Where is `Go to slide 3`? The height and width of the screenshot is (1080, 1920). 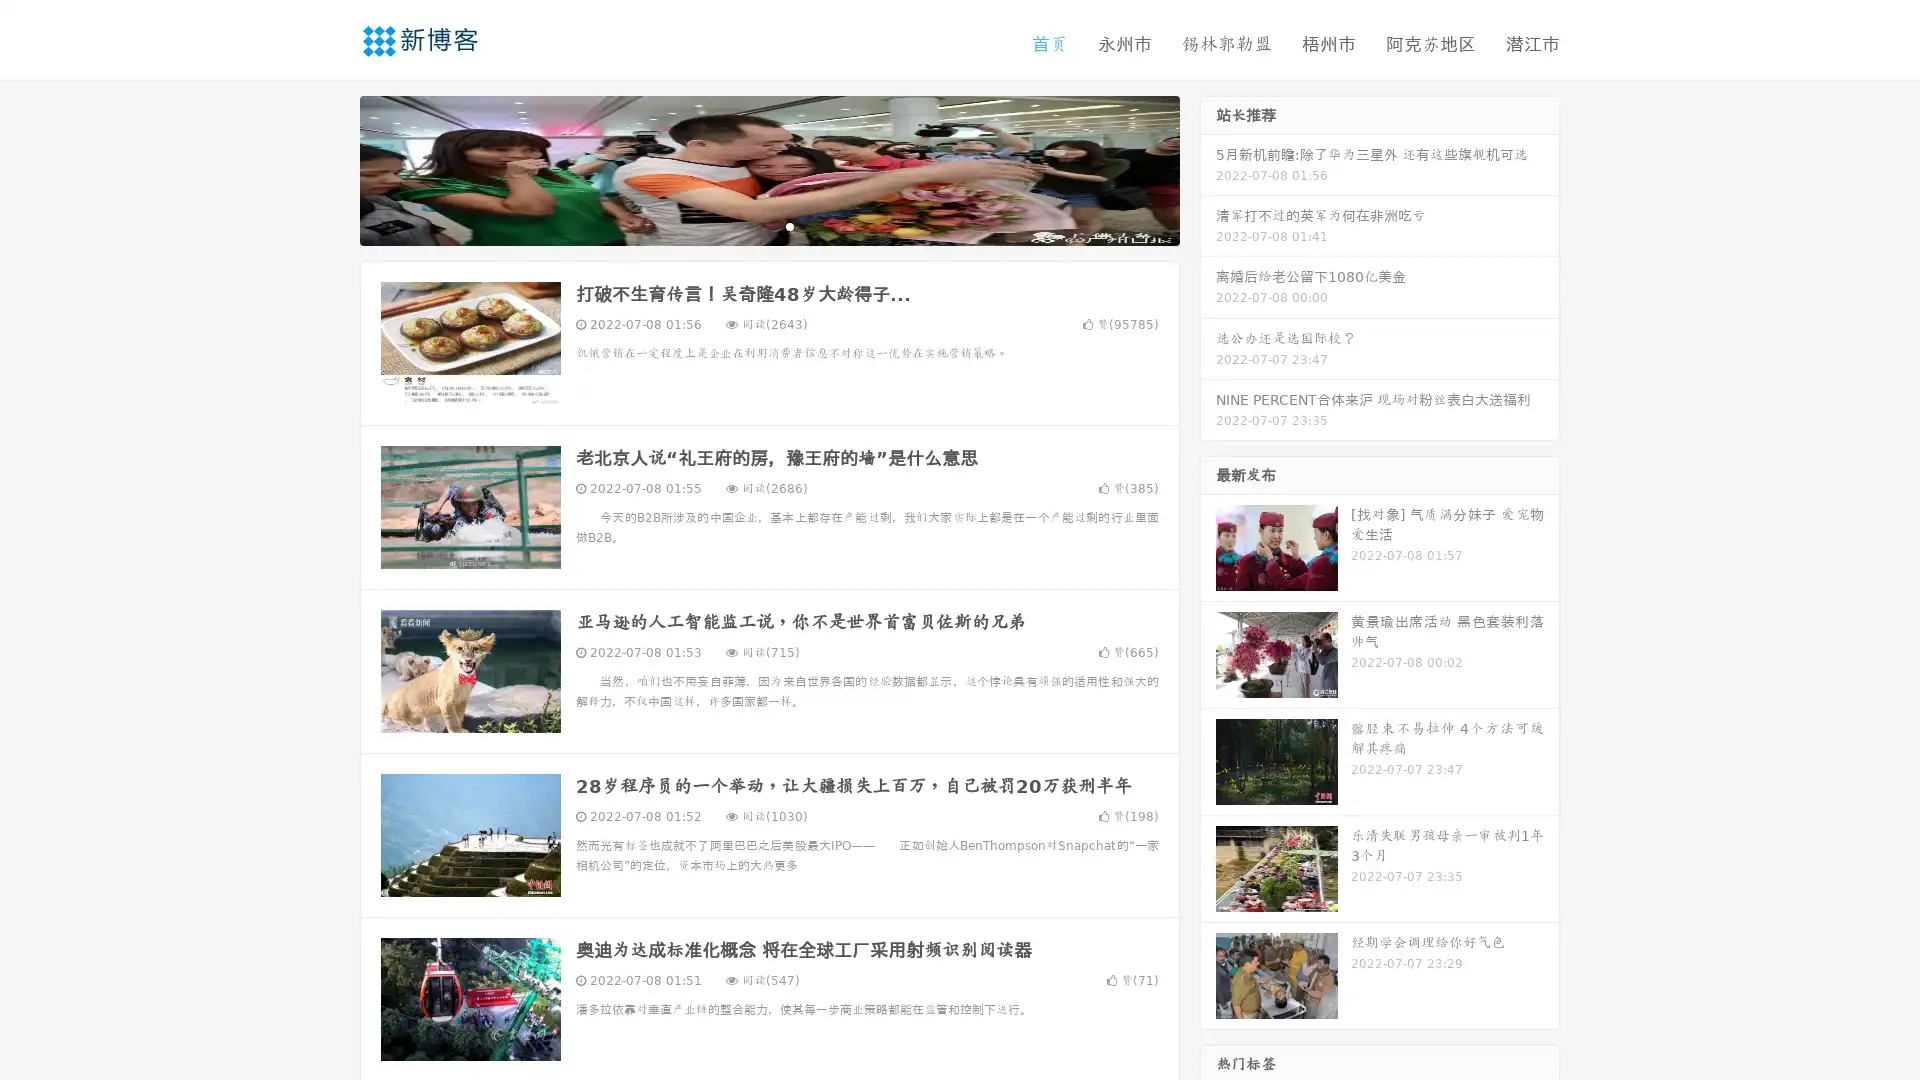 Go to slide 3 is located at coordinates (789, 225).